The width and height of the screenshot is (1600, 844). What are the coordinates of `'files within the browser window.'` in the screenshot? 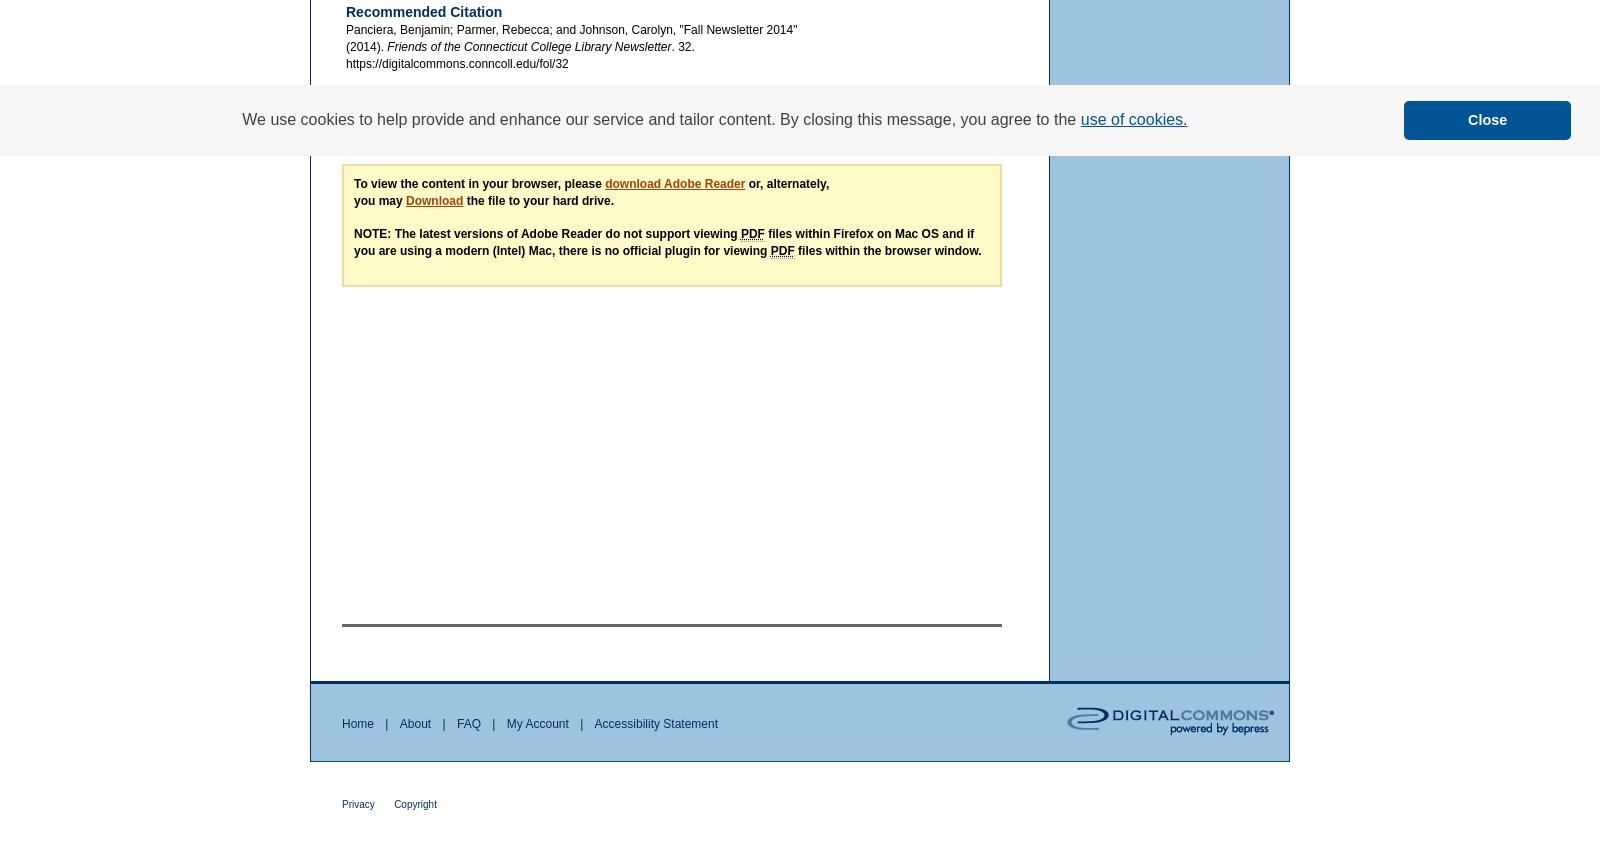 It's located at (794, 248).